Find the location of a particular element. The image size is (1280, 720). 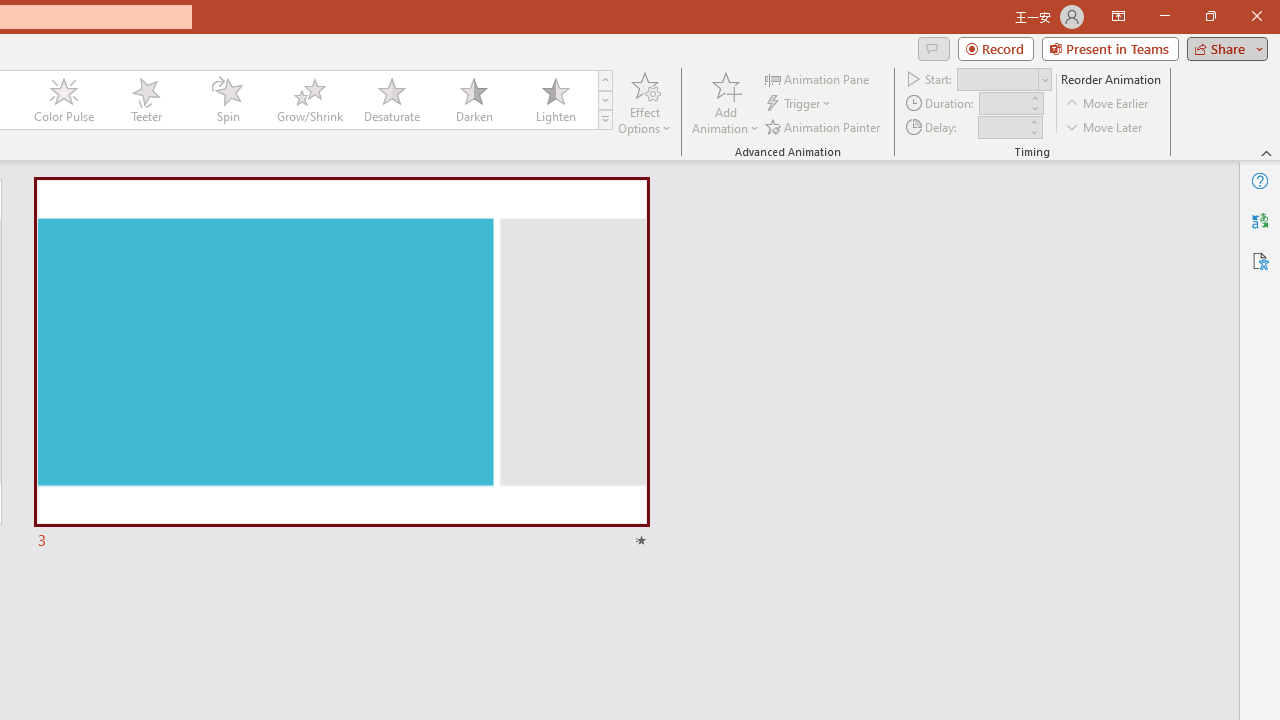

'Move Later' is located at coordinates (1104, 127).